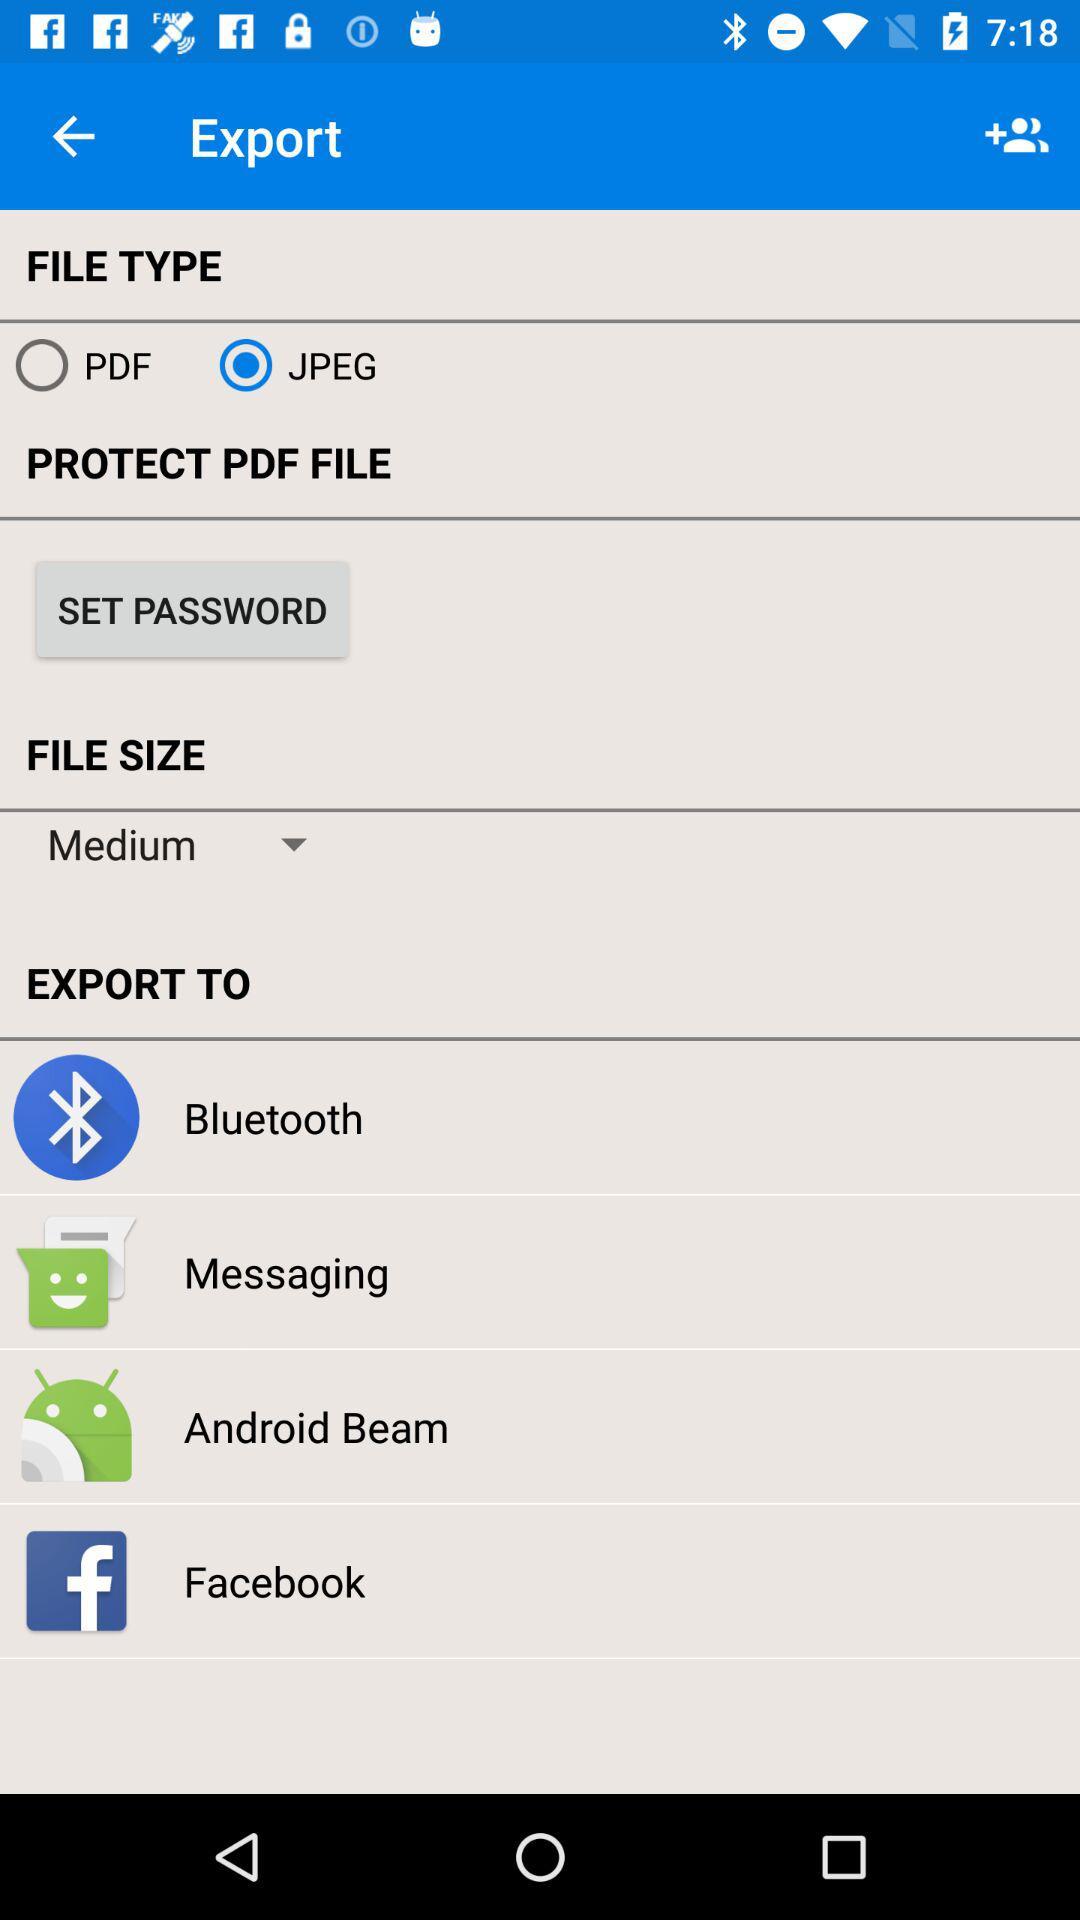  What do you see at coordinates (286, 1271) in the screenshot?
I see `messaging` at bounding box center [286, 1271].